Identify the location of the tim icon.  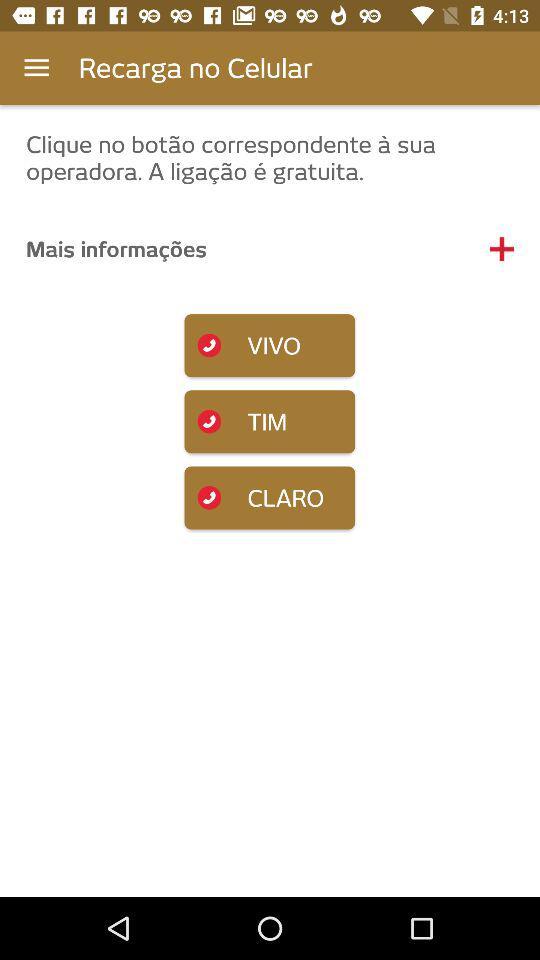
(269, 421).